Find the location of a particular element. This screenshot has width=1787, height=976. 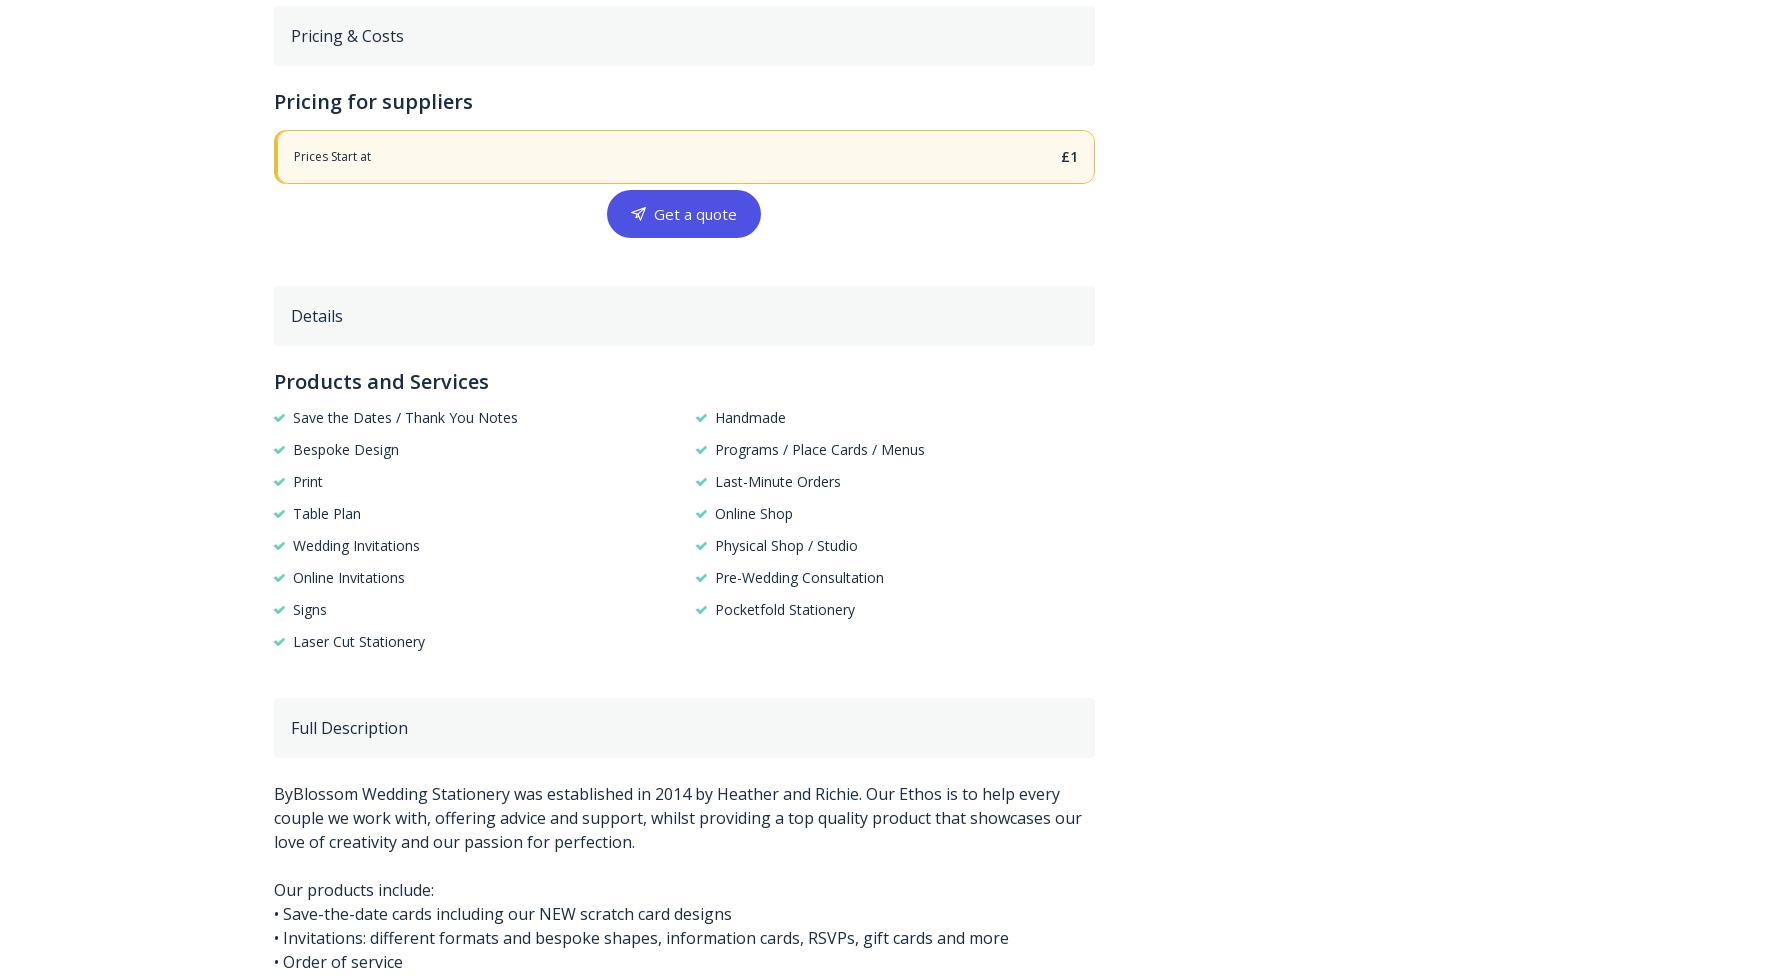

'Prices Start at' is located at coordinates (292, 154).